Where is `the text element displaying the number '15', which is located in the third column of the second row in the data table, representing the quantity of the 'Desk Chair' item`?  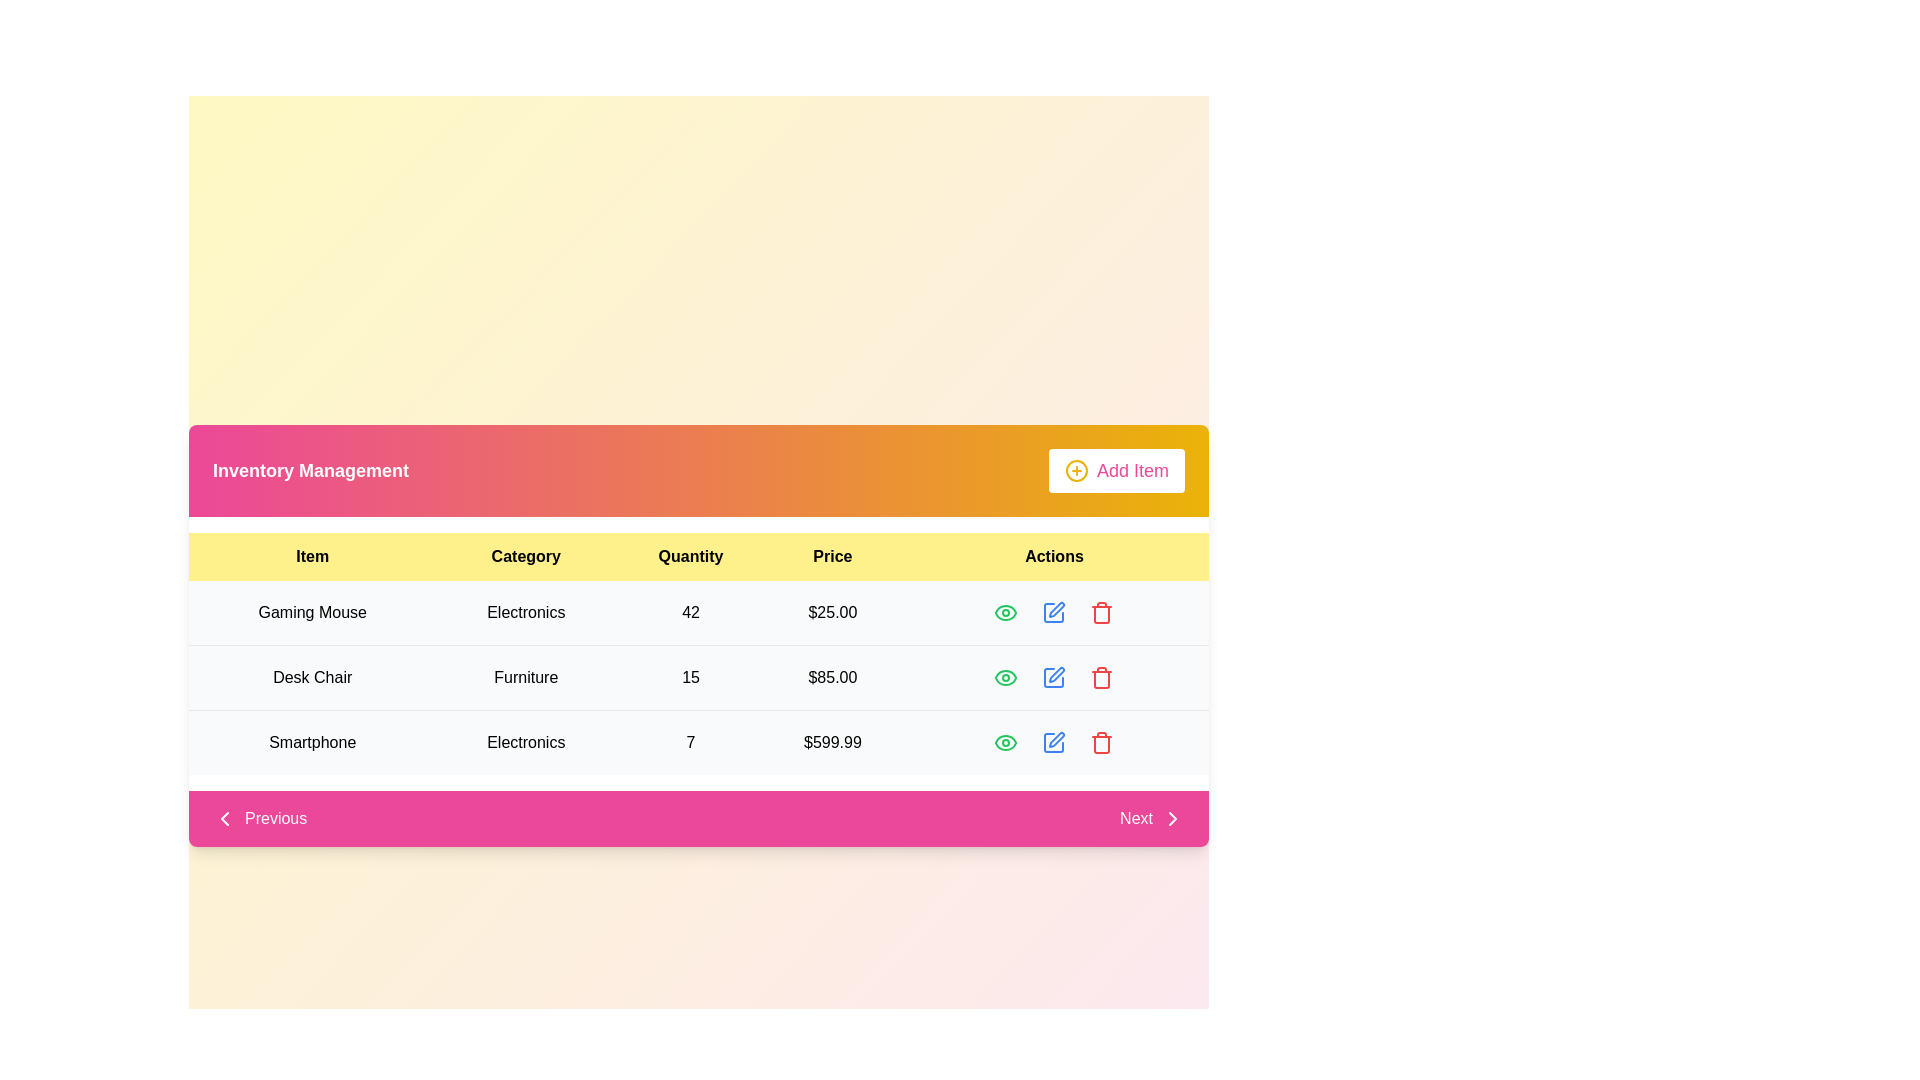 the text element displaying the number '15', which is located in the third column of the second row in the data table, representing the quantity of the 'Desk Chair' item is located at coordinates (691, 677).